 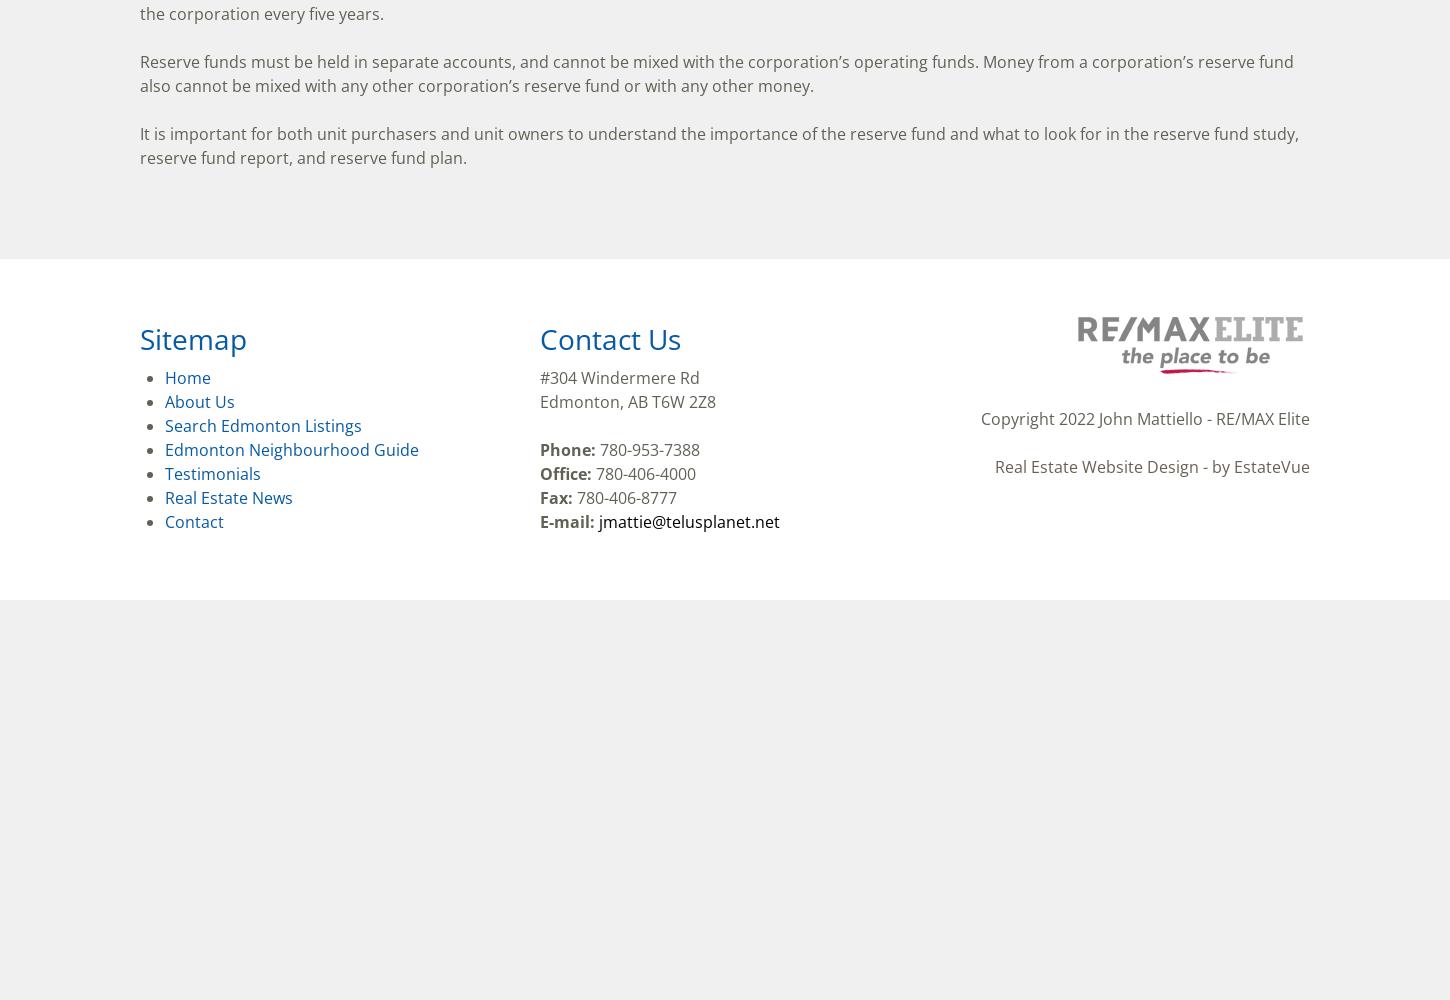 I want to click on 'E-mail:', so click(x=567, y=522).